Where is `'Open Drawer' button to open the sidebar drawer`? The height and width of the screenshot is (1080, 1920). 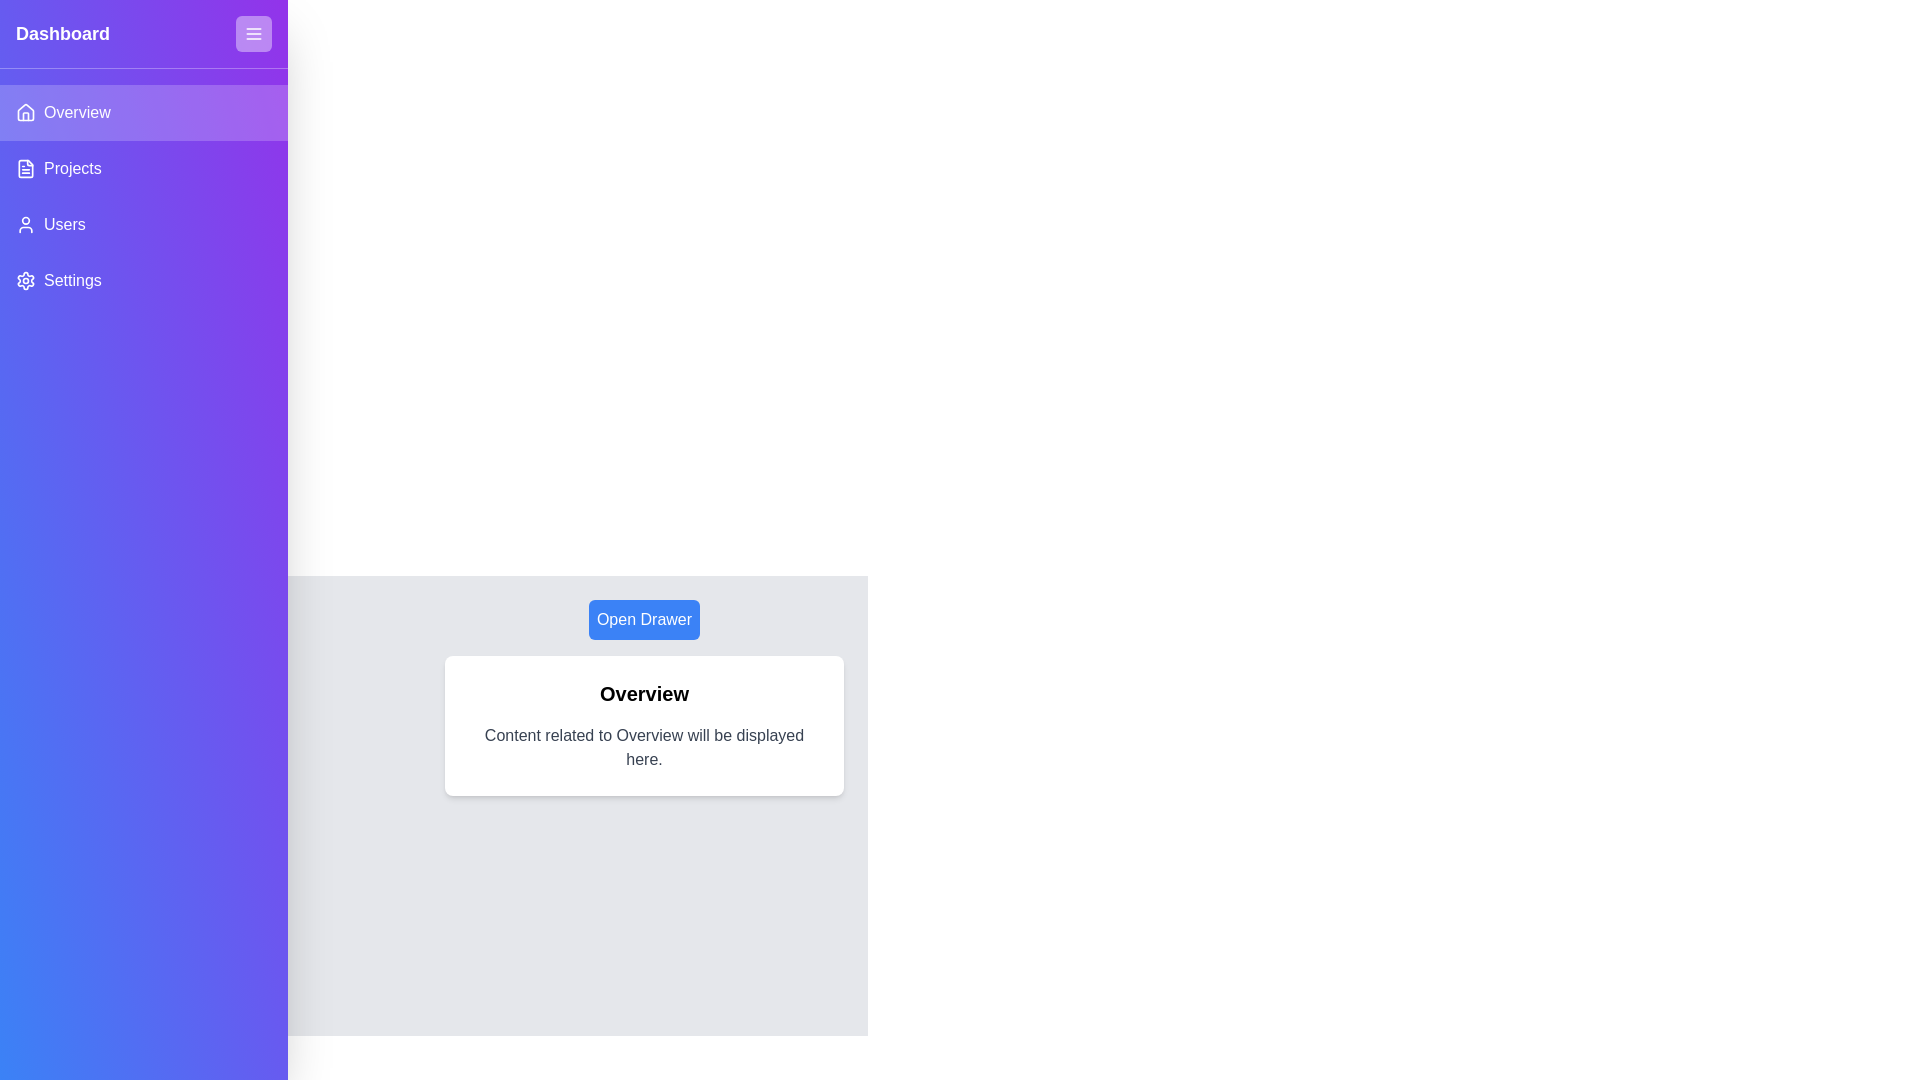
'Open Drawer' button to open the sidebar drawer is located at coordinates (644, 619).